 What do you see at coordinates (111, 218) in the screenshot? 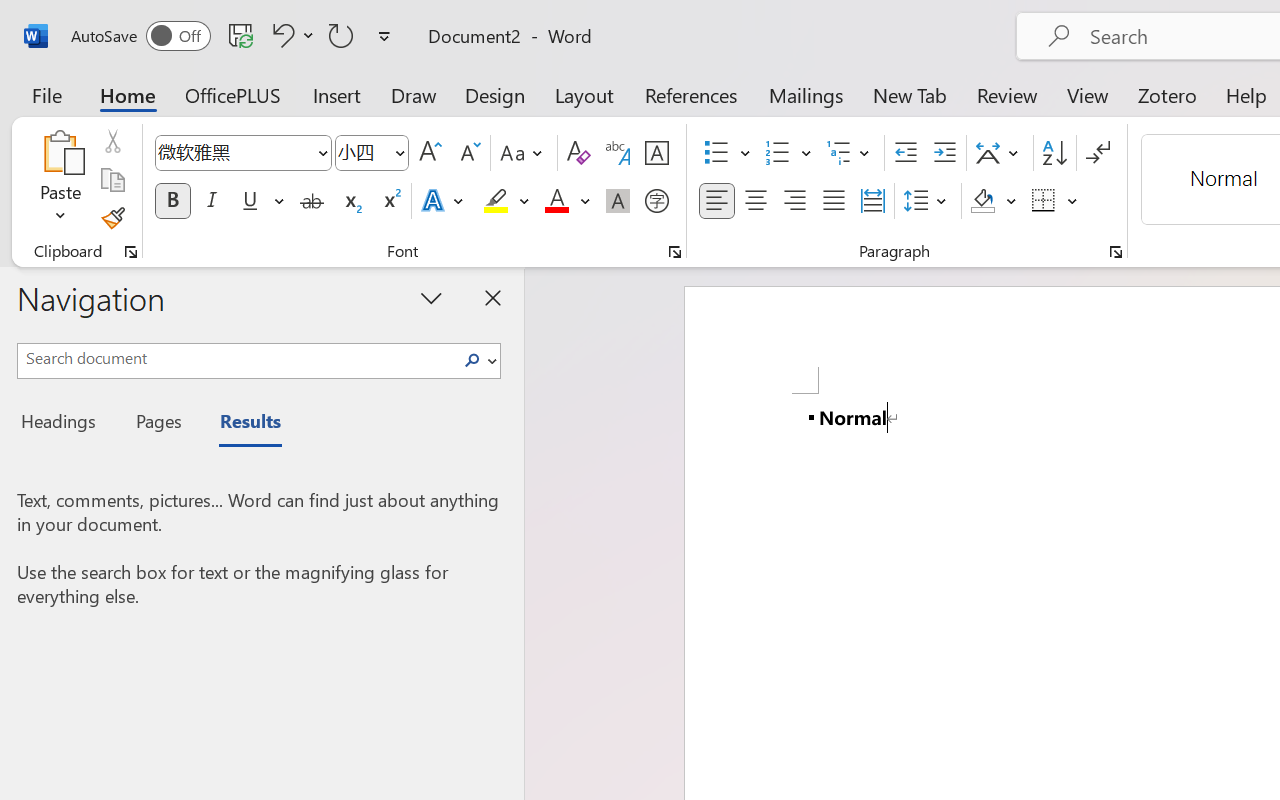
I see `'Format Painter'` at bounding box center [111, 218].